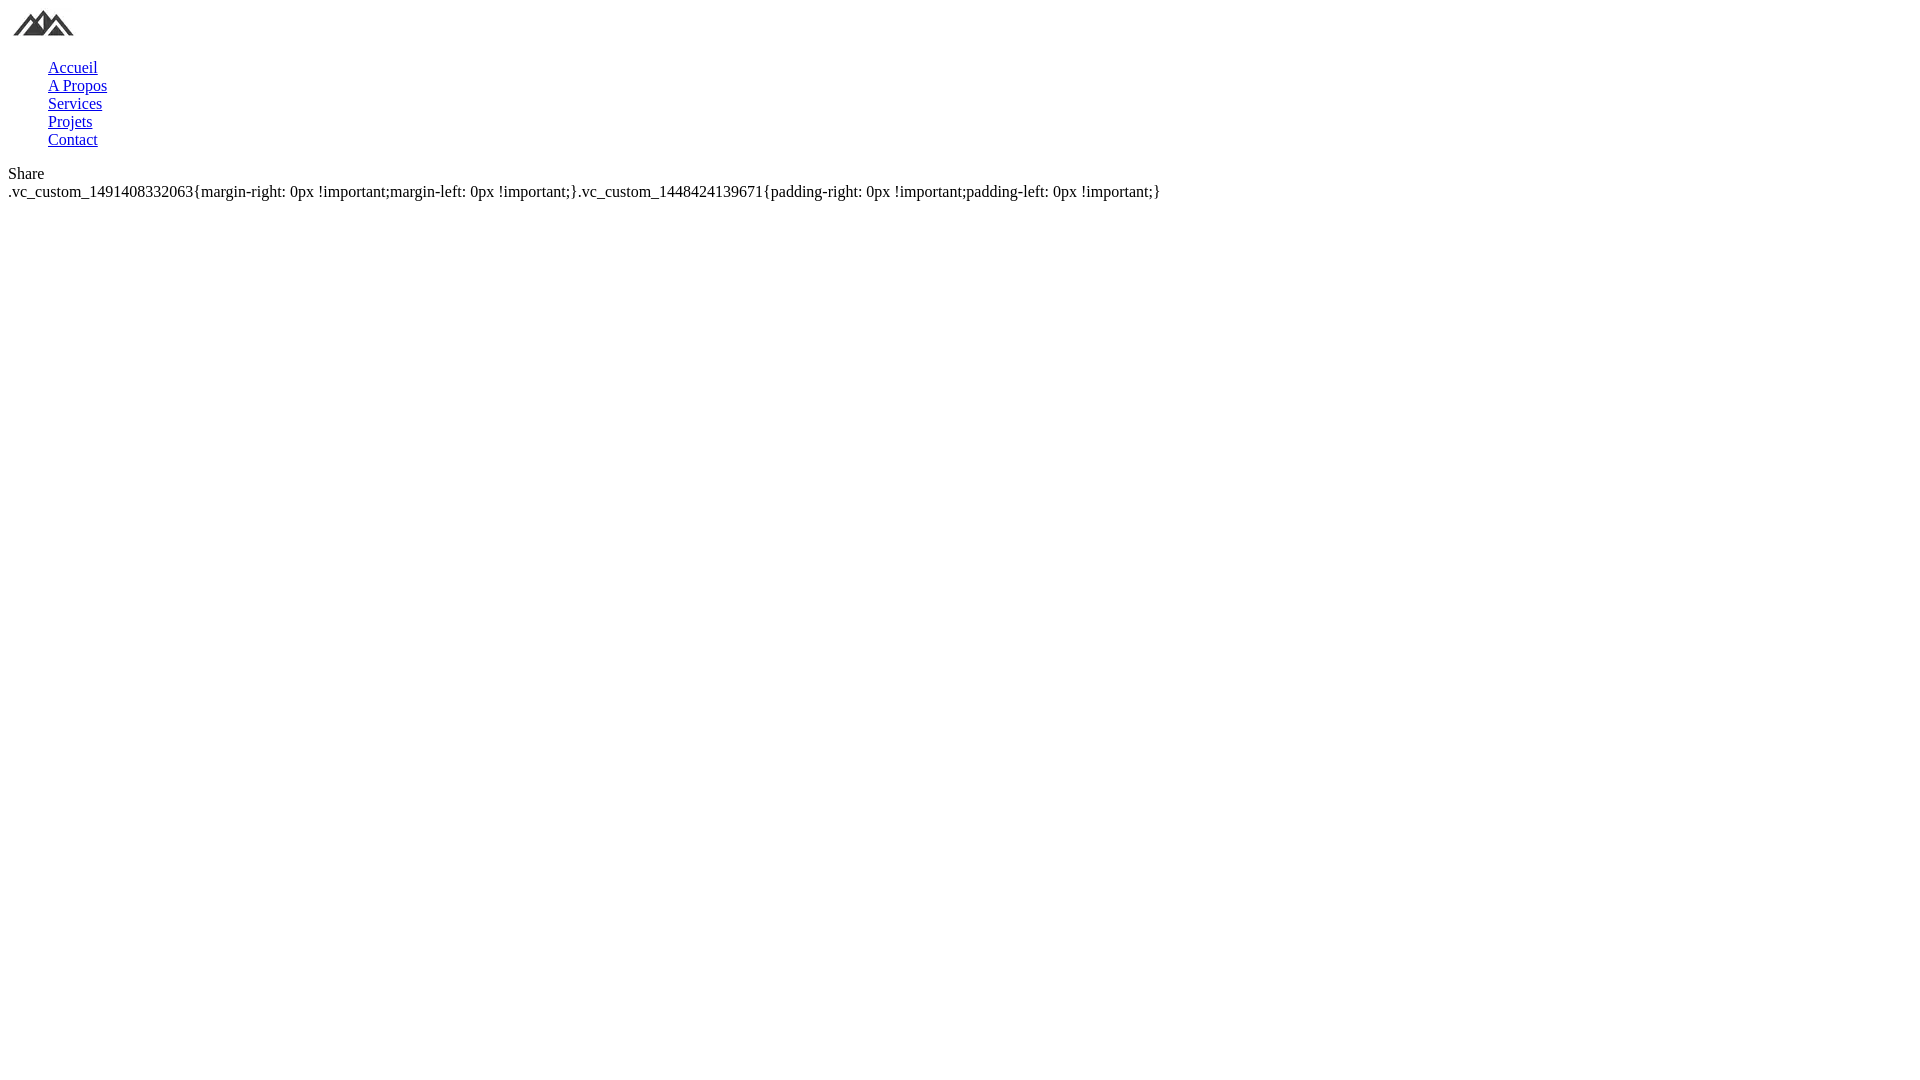 Image resolution: width=1920 pixels, height=1080 pixels. Describe the element at coordinates (25, 172) in the screenshot. I see `'Share'` at that location.